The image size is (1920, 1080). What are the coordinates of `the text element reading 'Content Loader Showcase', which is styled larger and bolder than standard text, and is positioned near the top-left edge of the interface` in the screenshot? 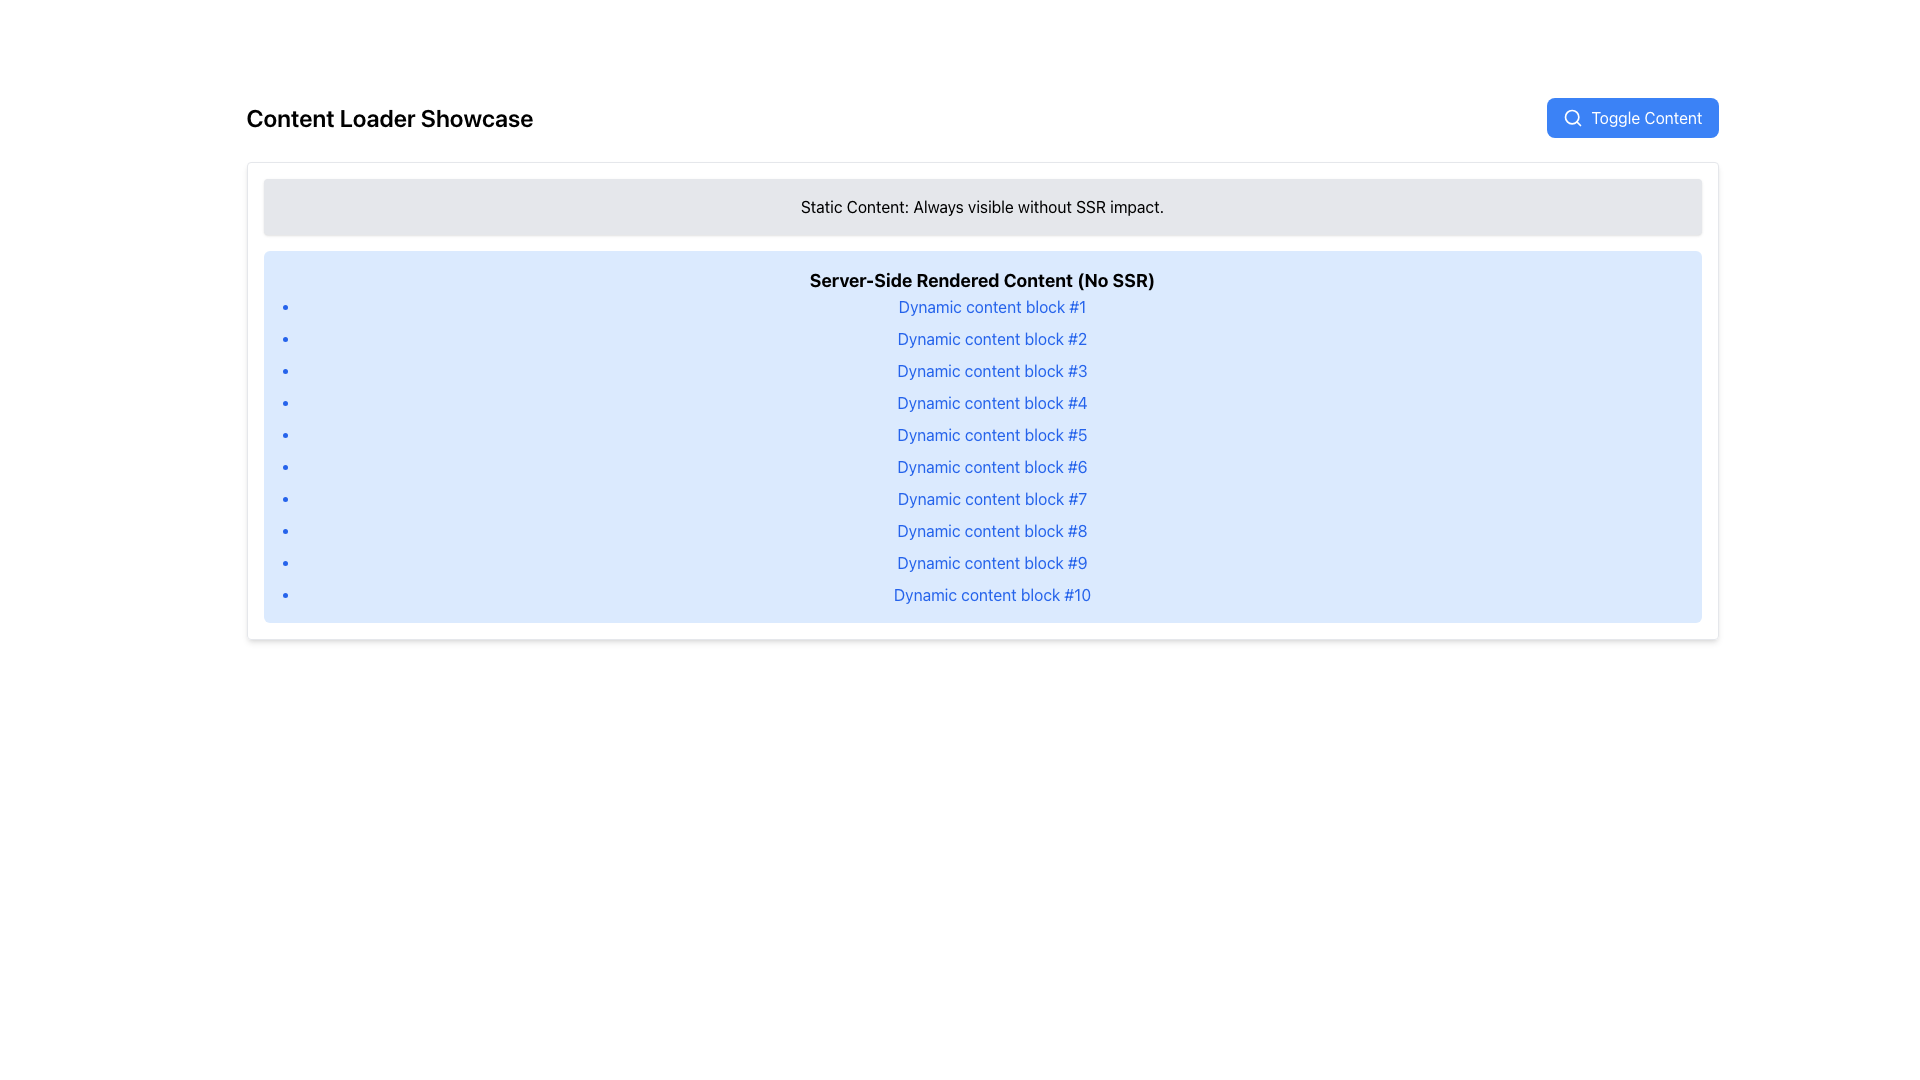 It's located at (389, 118).